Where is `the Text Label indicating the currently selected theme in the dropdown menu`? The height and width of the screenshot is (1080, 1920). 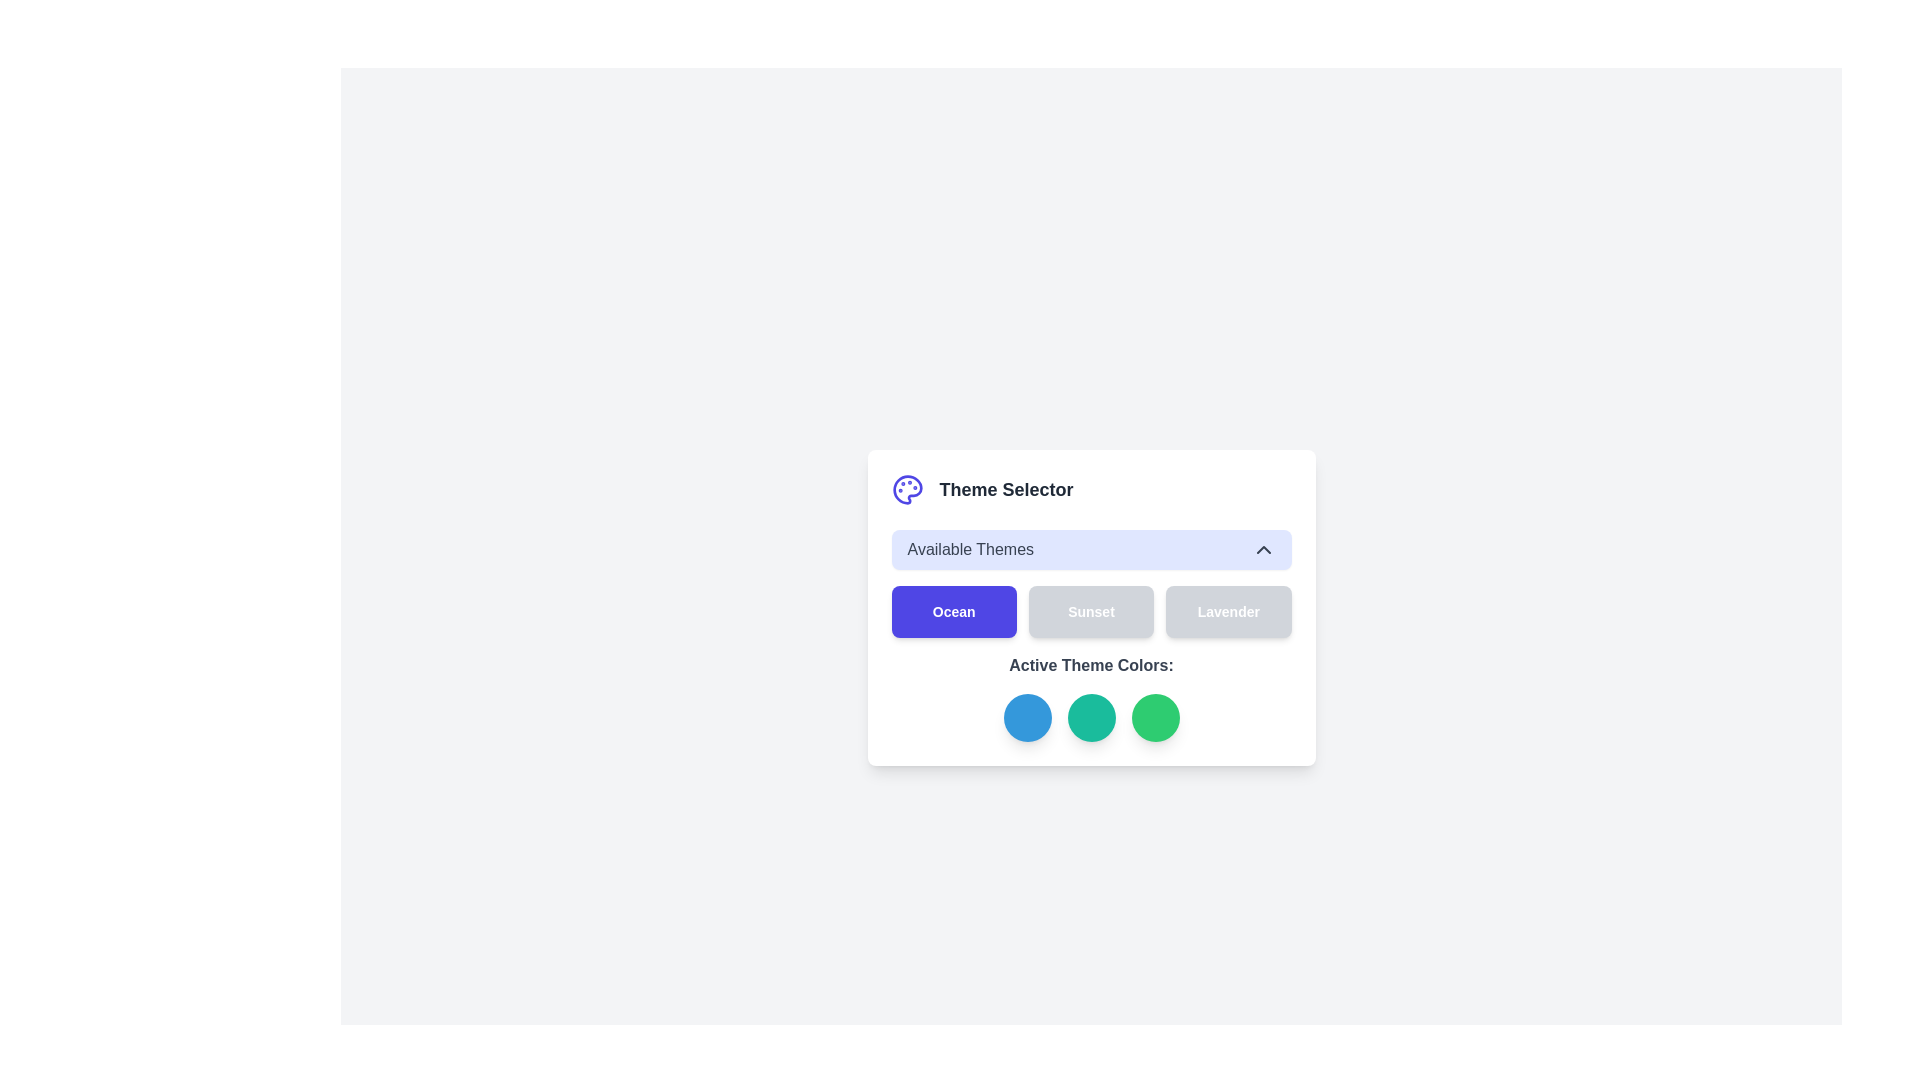 the Text Label indicating the currently selected theme in the dropdown menu is located at coordinates (970, 550).